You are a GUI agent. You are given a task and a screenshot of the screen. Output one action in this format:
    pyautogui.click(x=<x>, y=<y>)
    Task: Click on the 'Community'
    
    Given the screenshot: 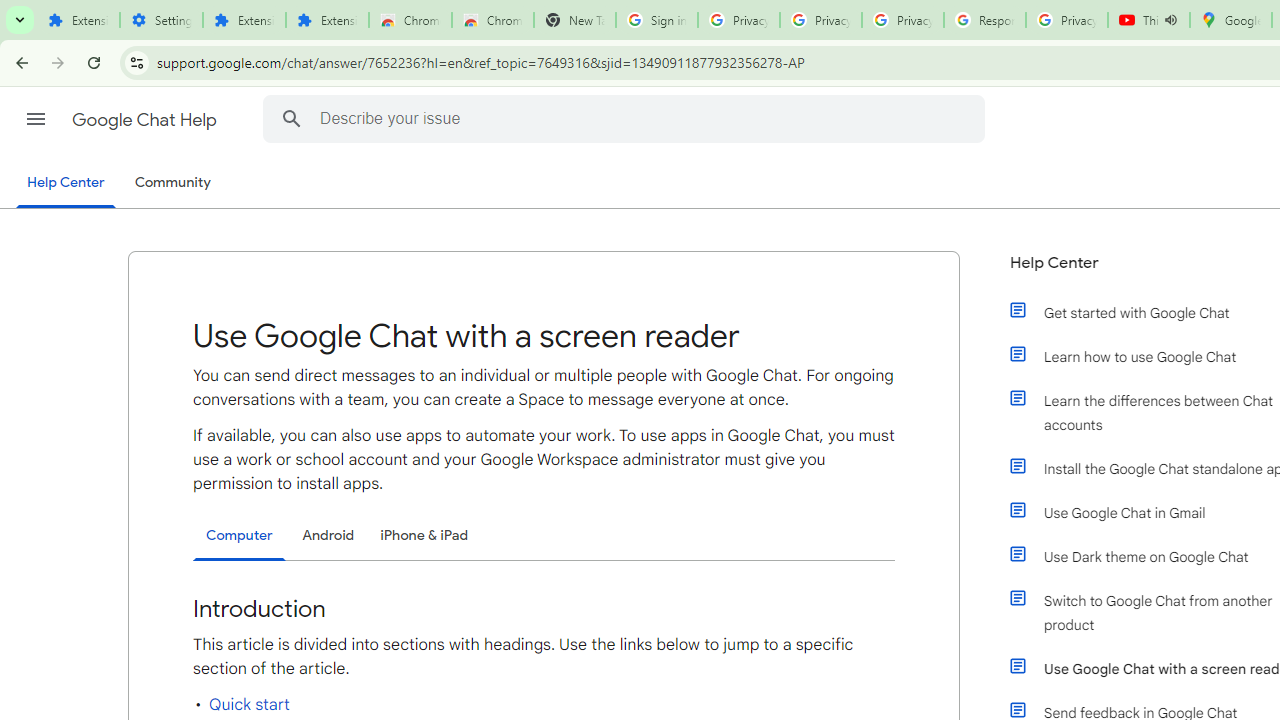 What is the action you would take?
    pyautogui.click(x=172, y=183)
    